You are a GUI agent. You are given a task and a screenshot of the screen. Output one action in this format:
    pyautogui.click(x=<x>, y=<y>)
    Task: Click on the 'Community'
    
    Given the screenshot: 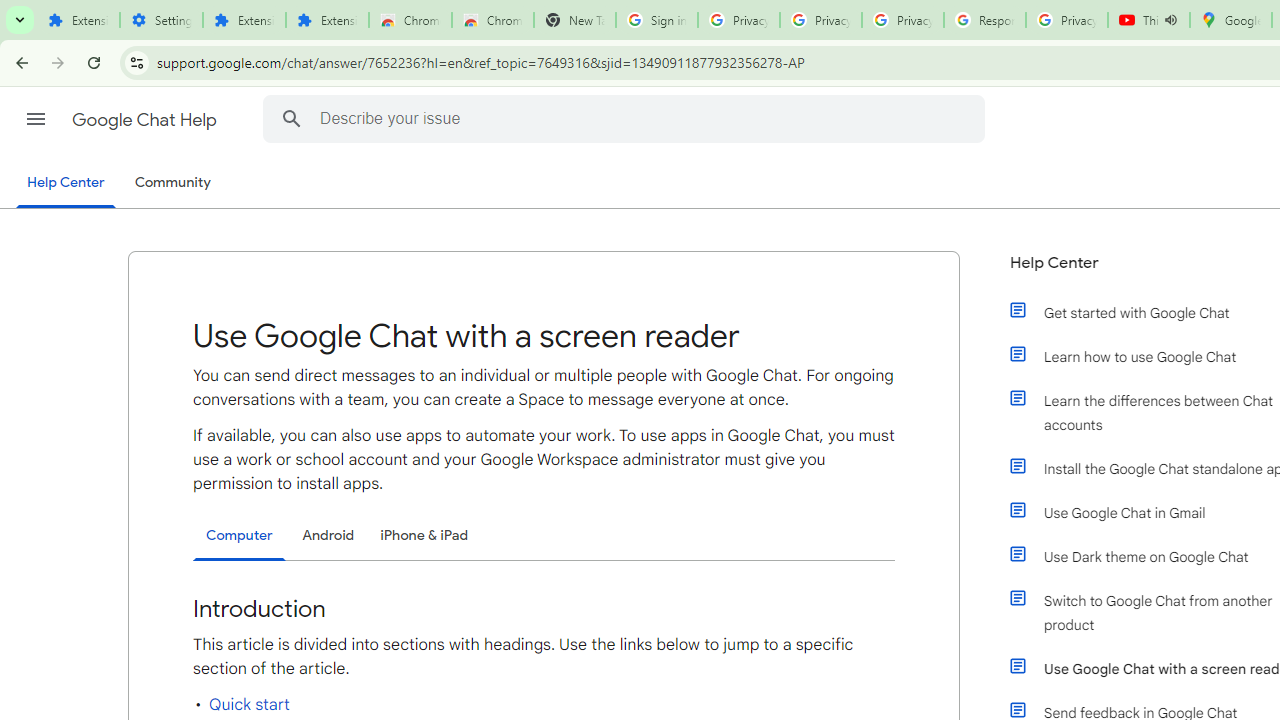 What is the action you would take?
    pyautogui.click(x=172, y=183)
    